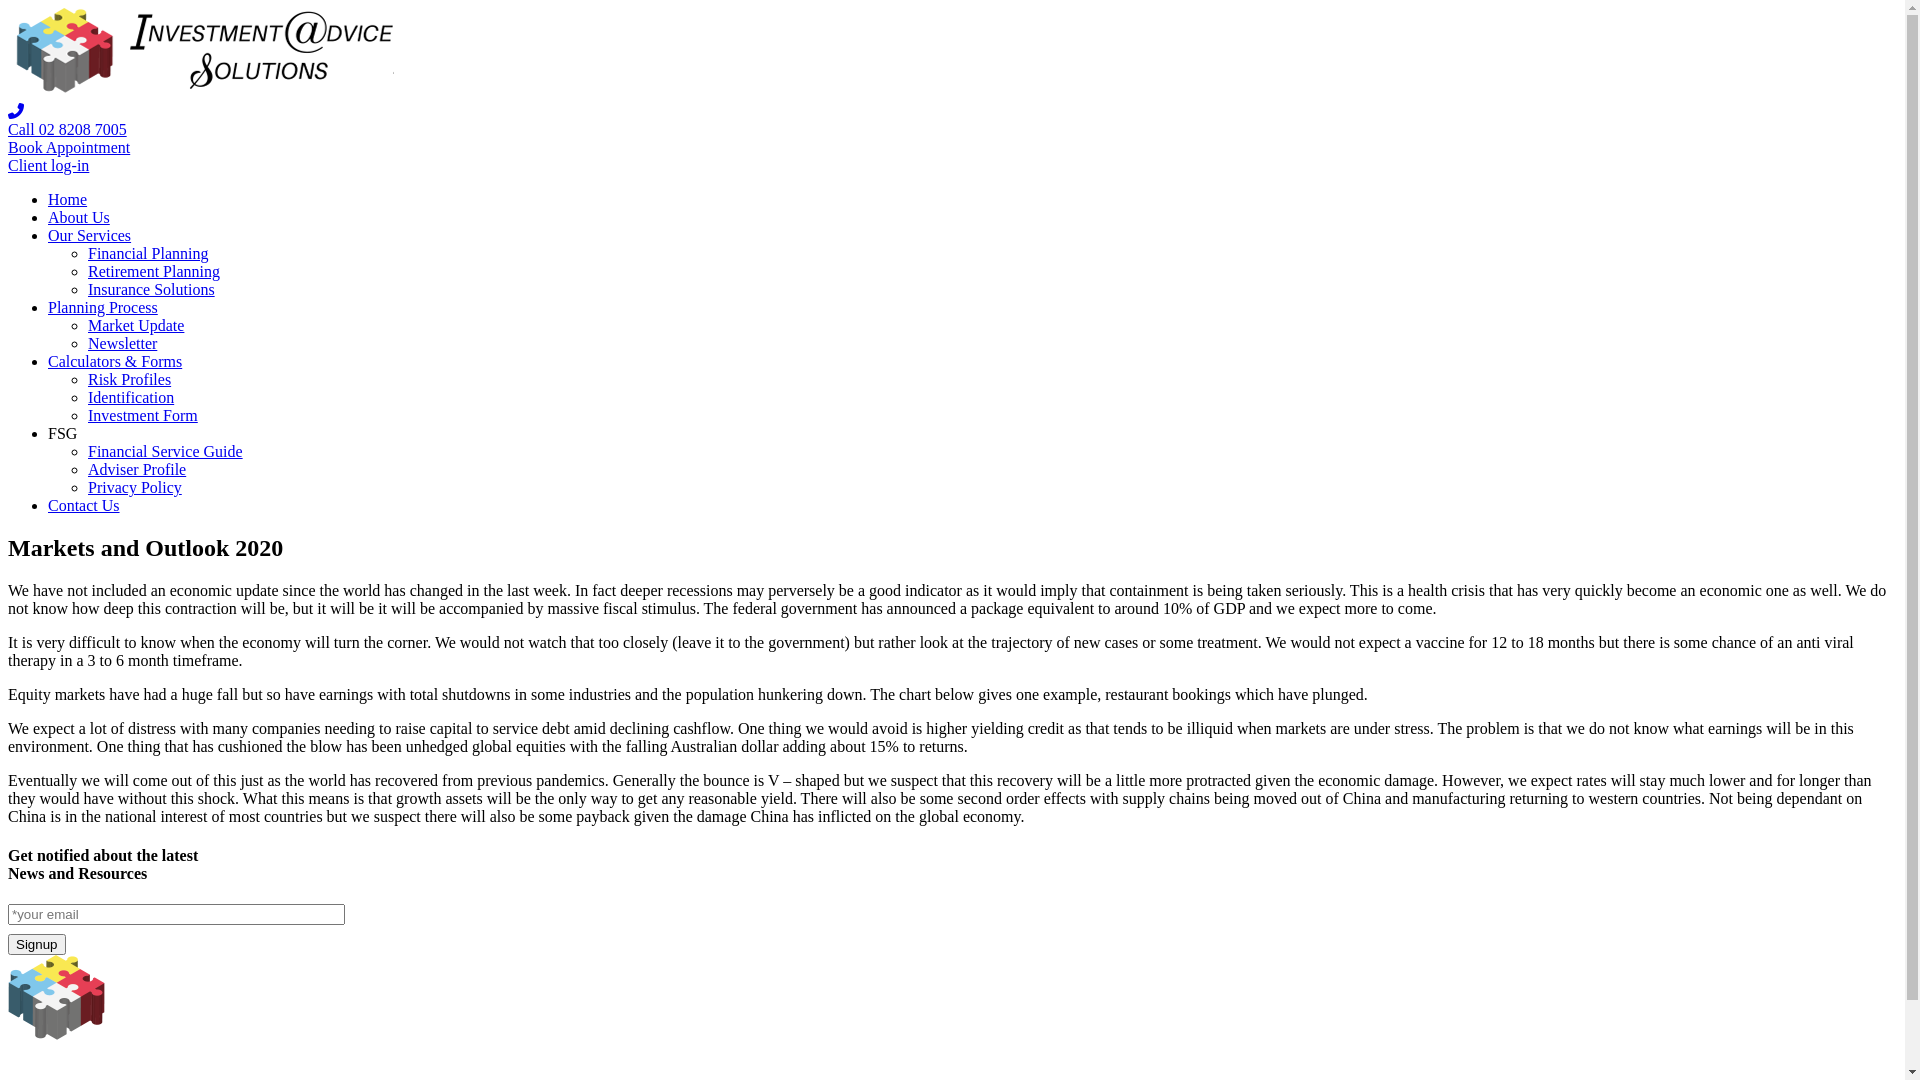 The height and width of the screenshot is (1080, 1920). Describe the element at coordinates (133, 487) in the screenshot. I see `'Privacy Policy'` at that location.